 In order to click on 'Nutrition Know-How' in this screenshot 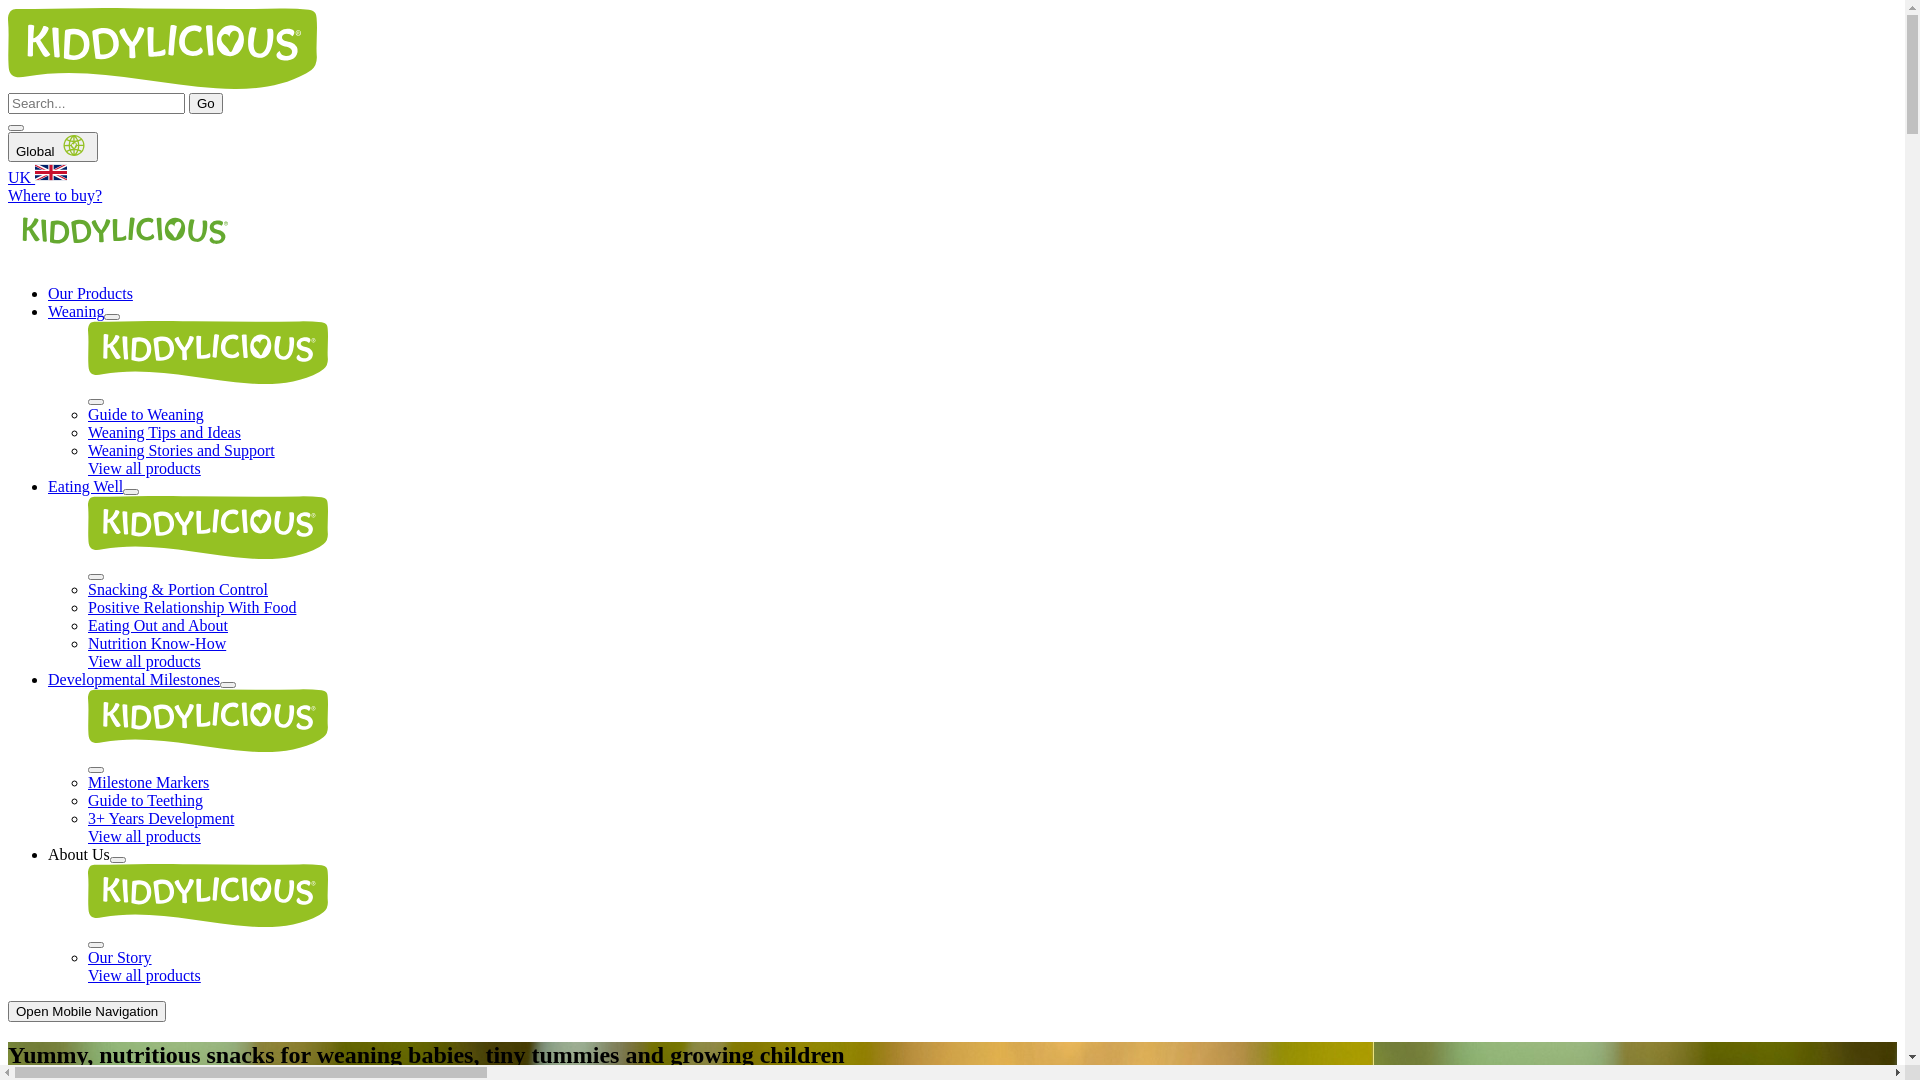, I will do `click(86, 643)`.